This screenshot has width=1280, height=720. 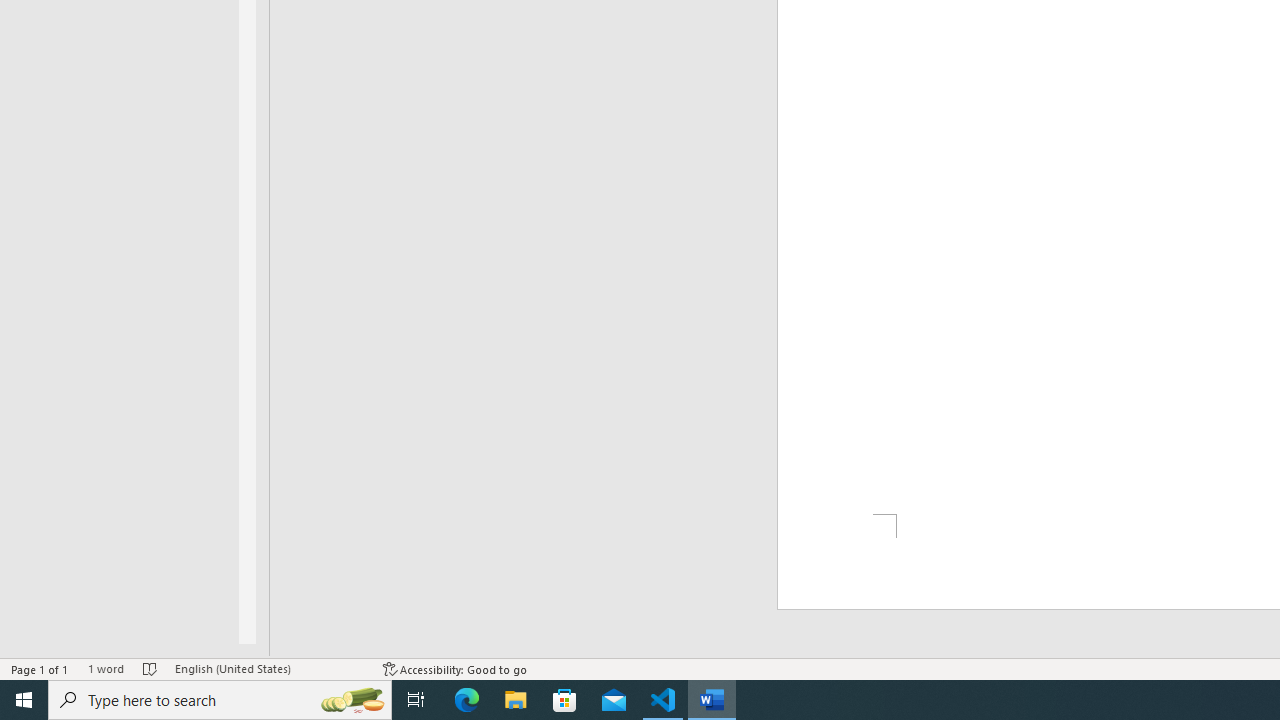 I want to click on 'Spelling and Grammar Check No Errors', so click(x=149, y=669).